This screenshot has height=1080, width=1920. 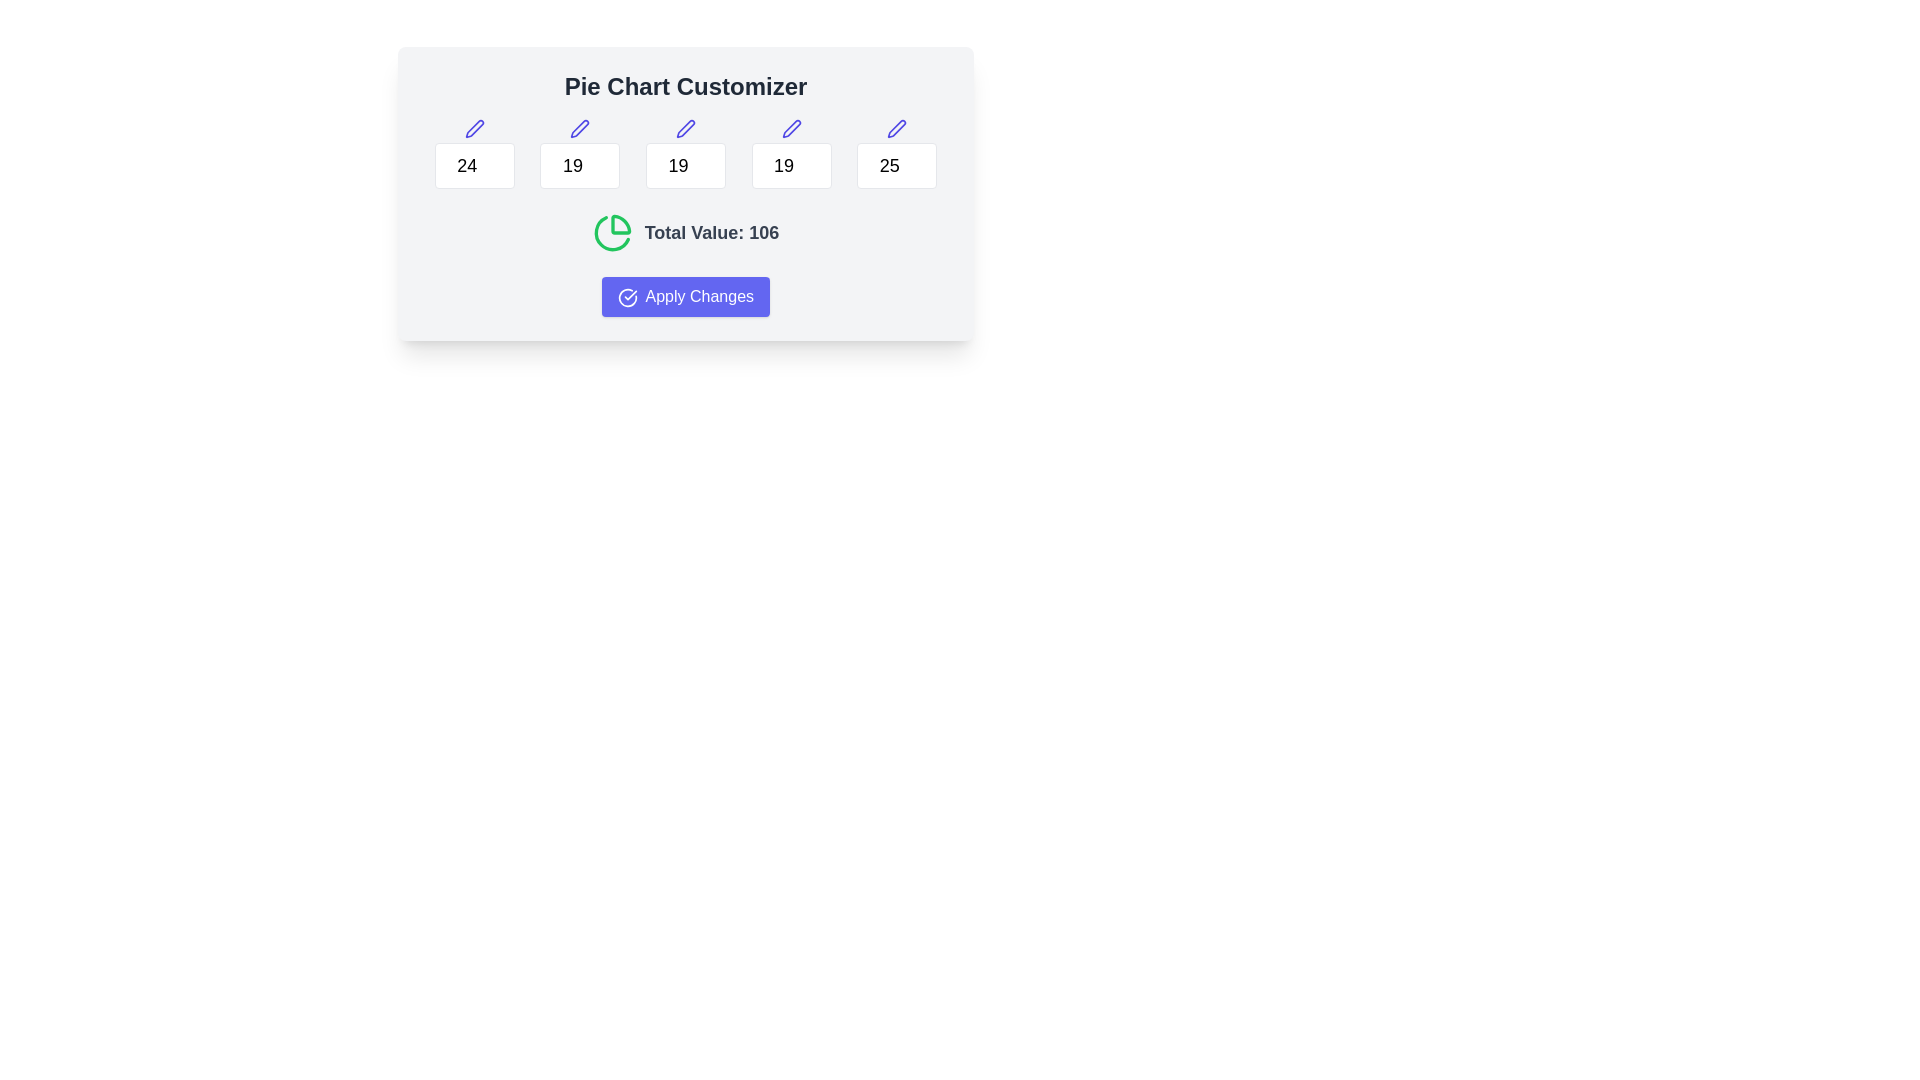 What do you see at coordinates (686, 297) in the screenshot?
I see `the confirmation button at the bottom of the 'Pie Chart Customizer' panel to apply changes` at bounding box center [686, 297].